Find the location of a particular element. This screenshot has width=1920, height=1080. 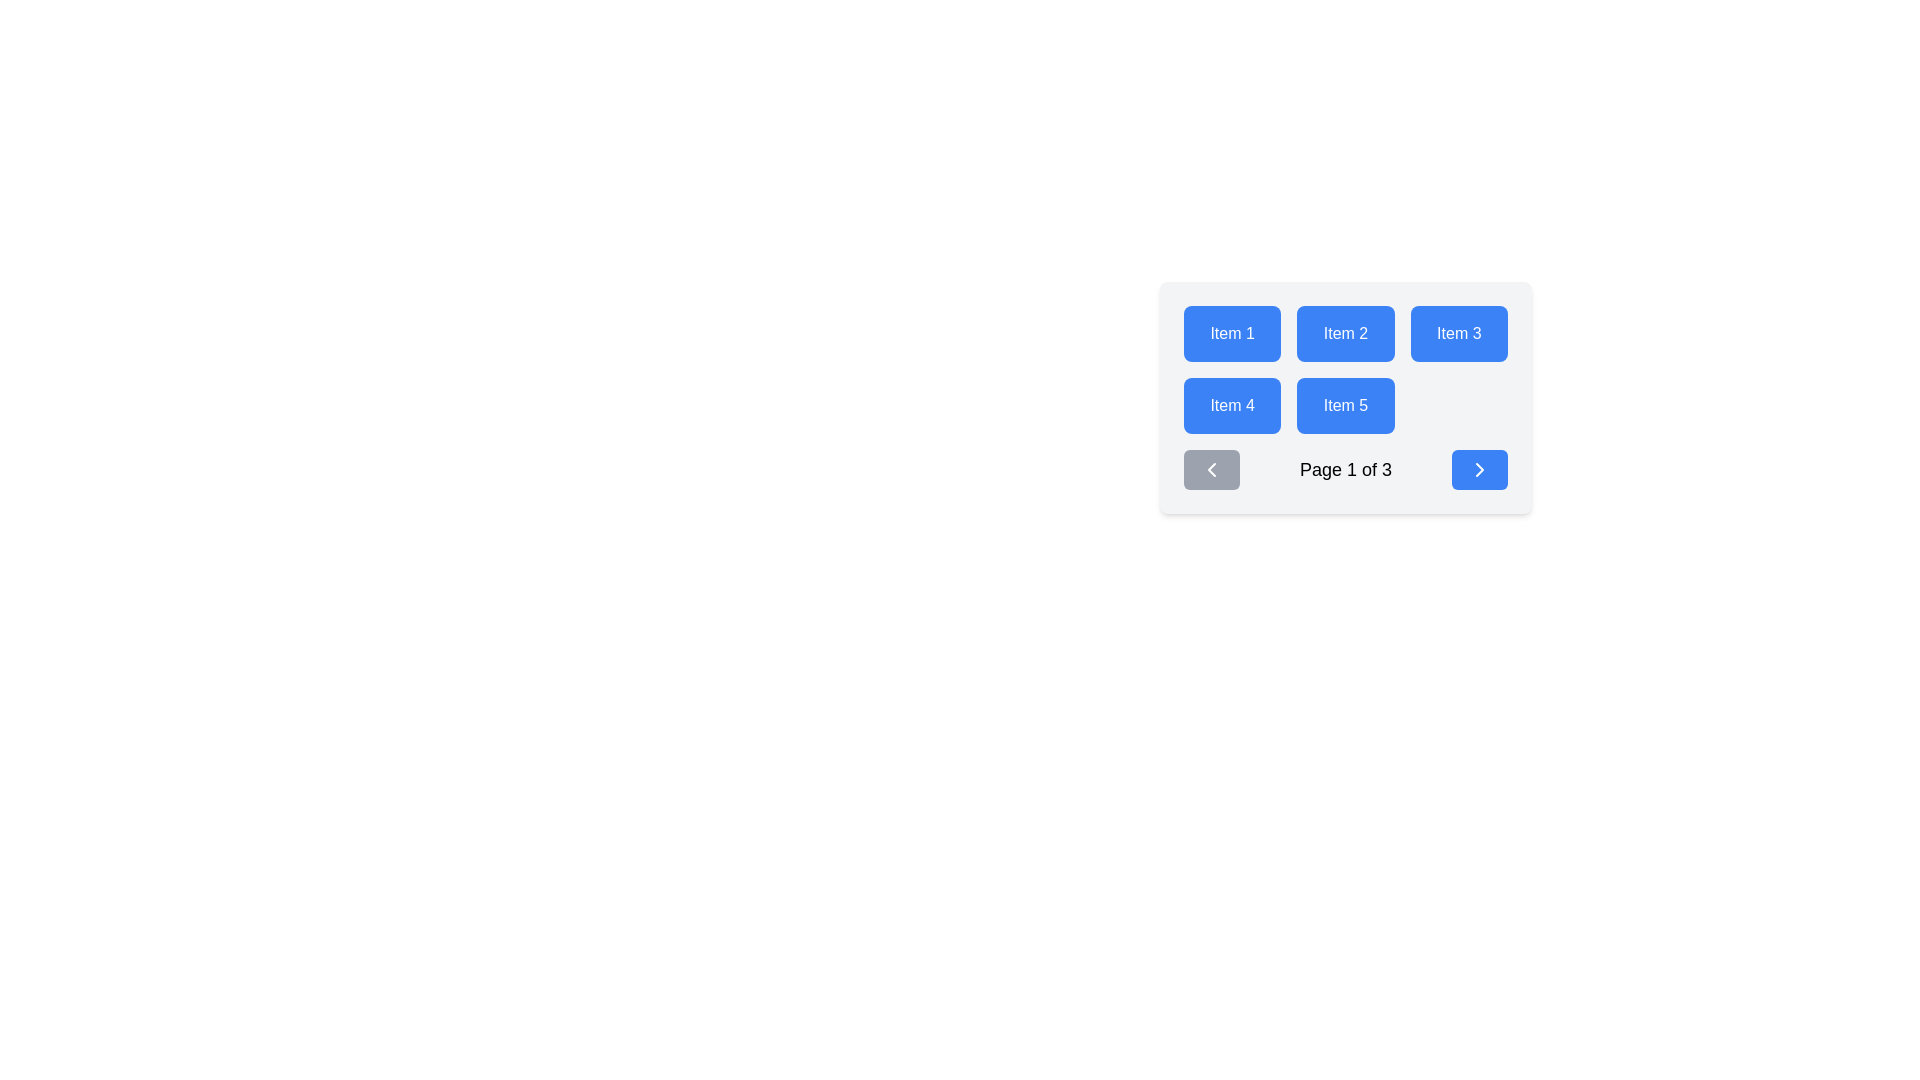

the rectangular button with a light gray background and a left-pointing chevron icon, located in the pagination area to the left of 'Page 1 of 3' is located at coordinates (1210, 470).